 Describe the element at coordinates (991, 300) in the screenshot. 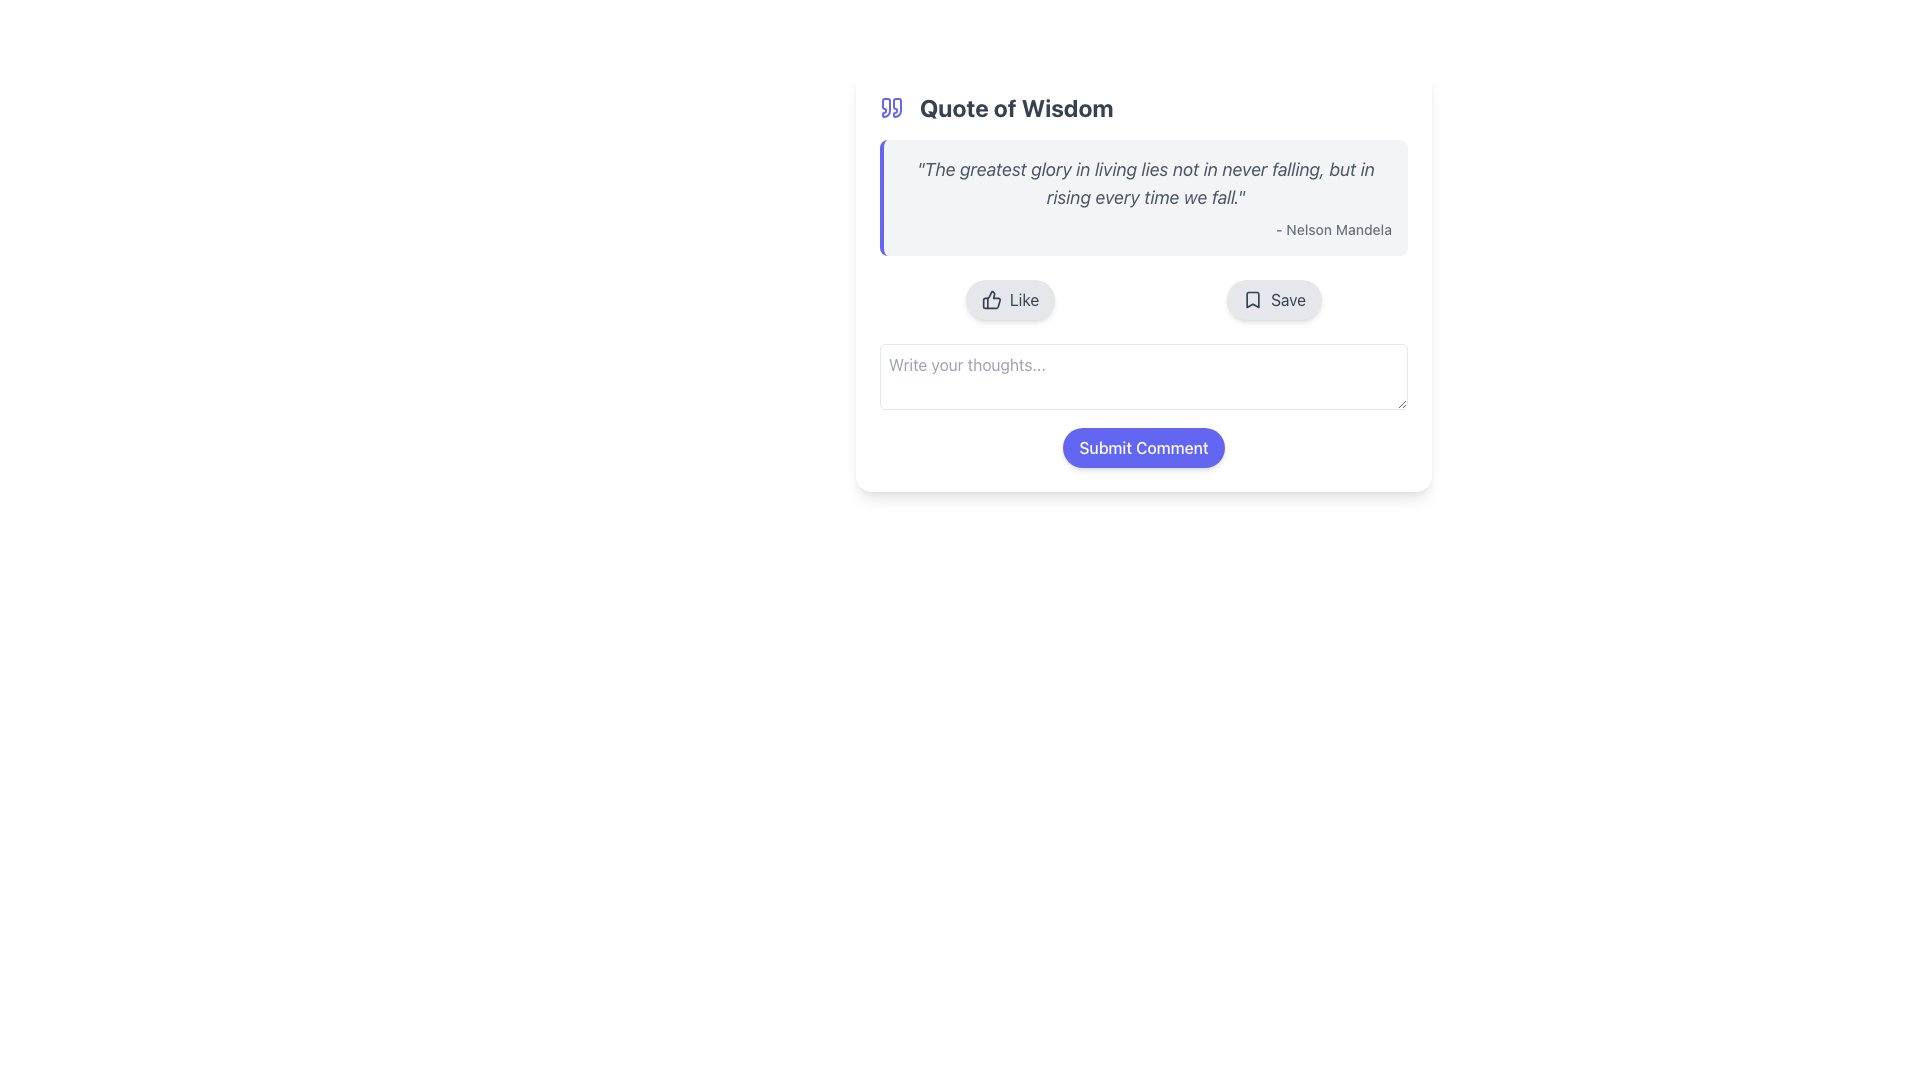

I see `'Like' icon located centrally within the 'Like' button in the comment section, positioned below the quotation text and to the left of the 'Save' button` at that location.